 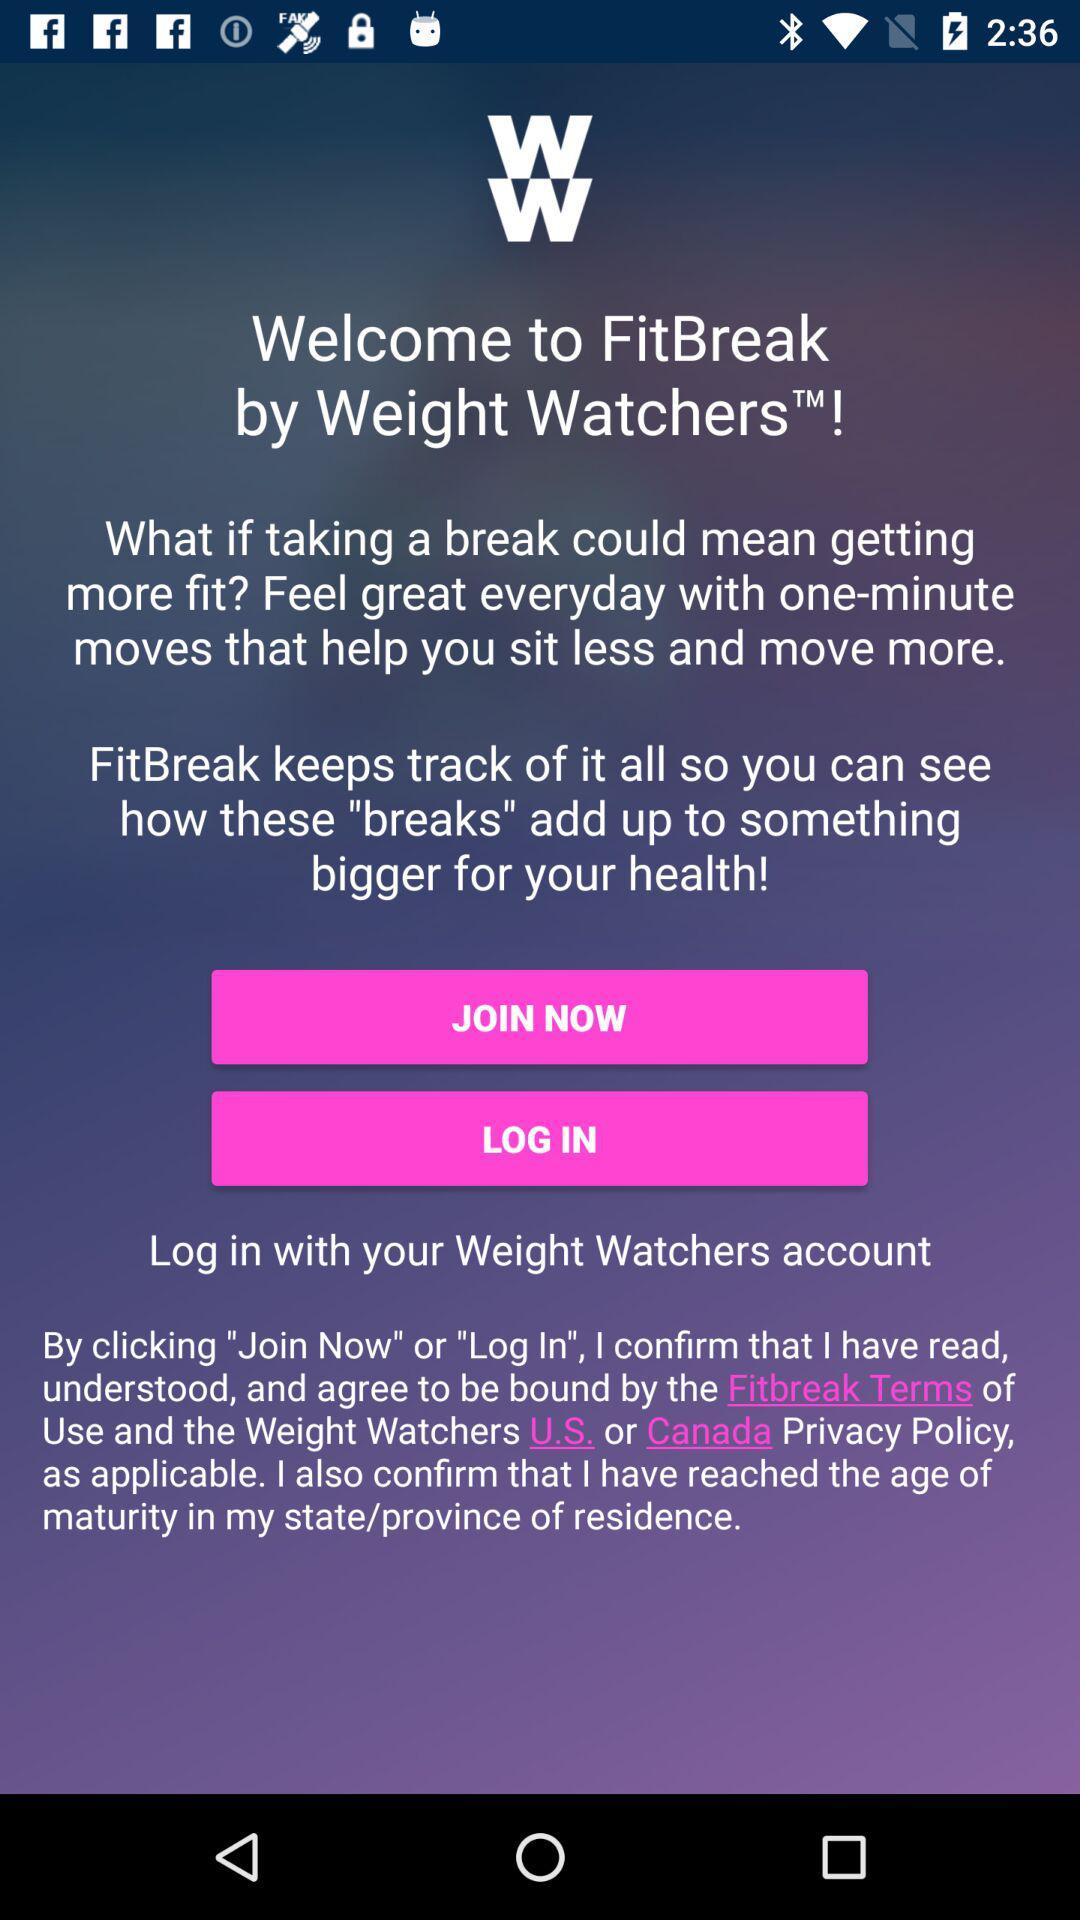 What do you see at coordinates (540, 1428) in the screenshot?
I see `item below log in with icon` at bounding box center [540, 1428].